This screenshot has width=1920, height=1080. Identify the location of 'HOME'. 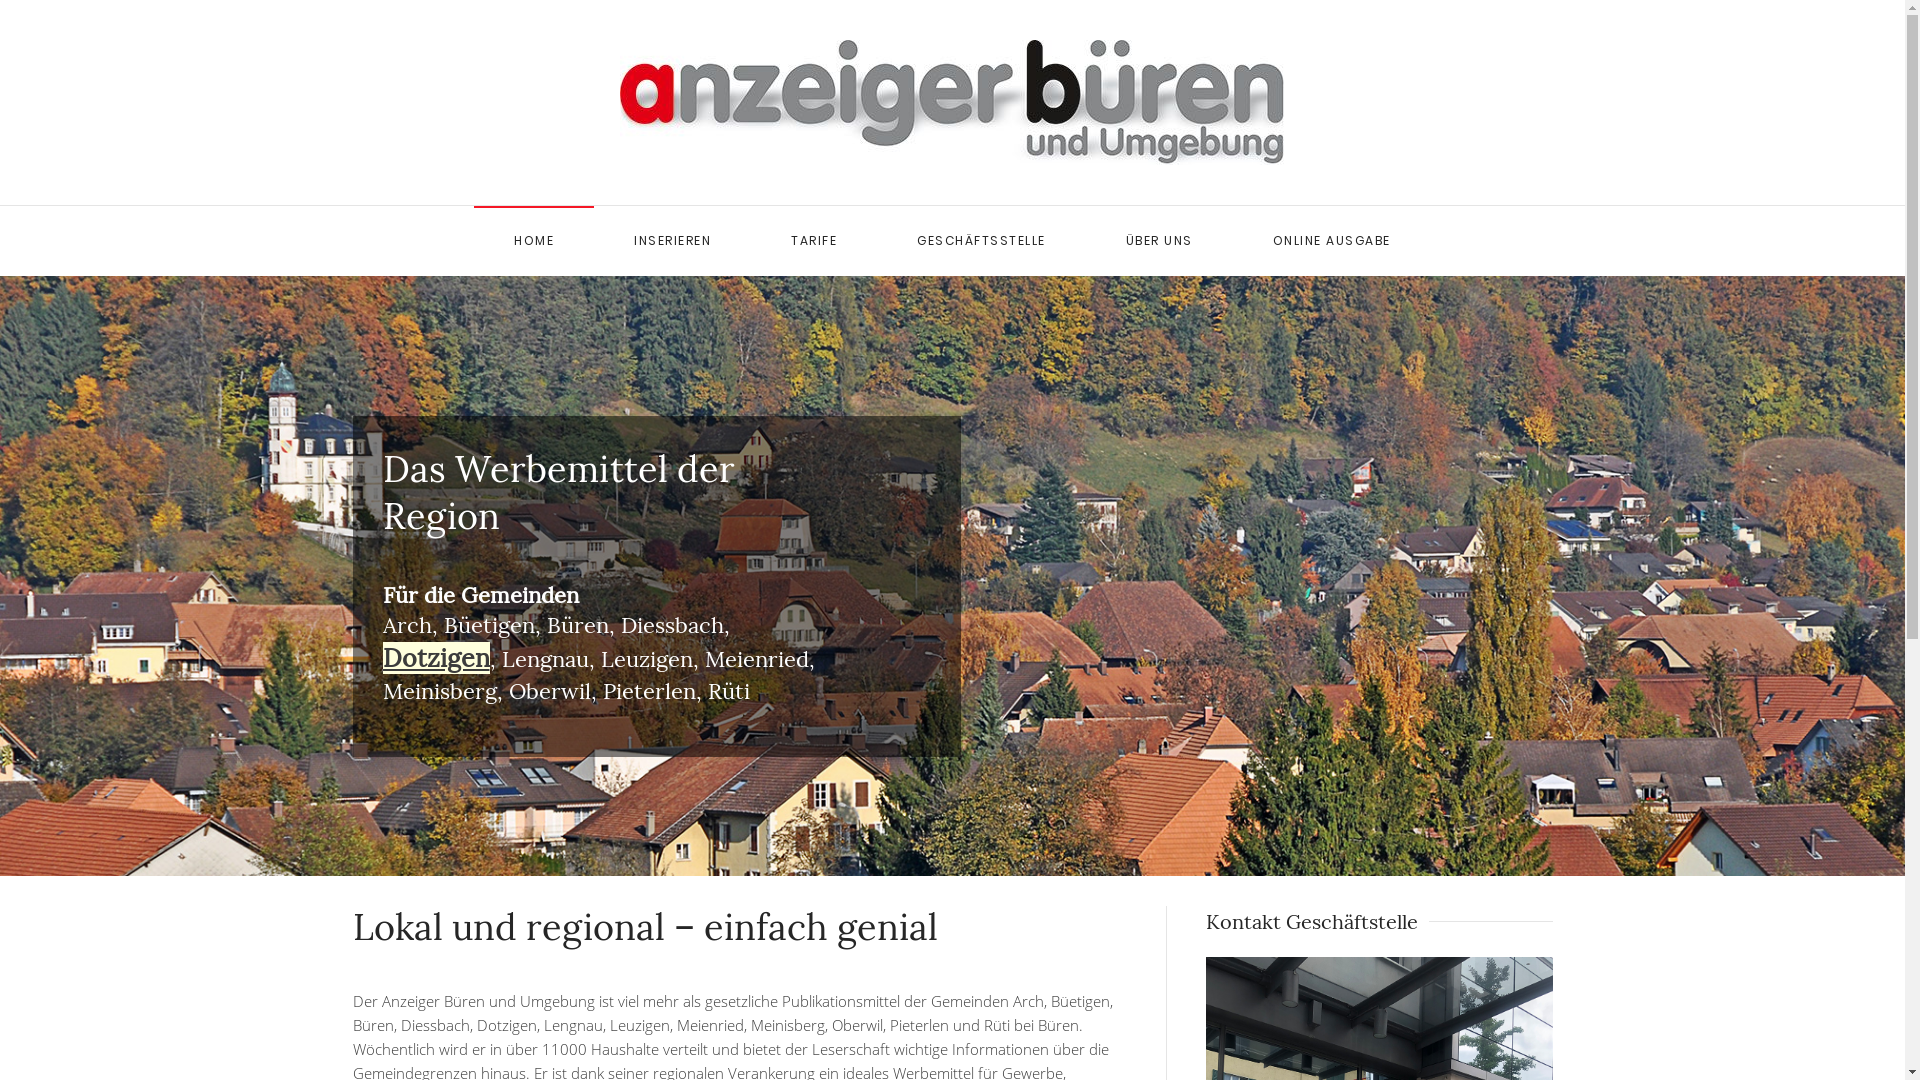
(533, 239).